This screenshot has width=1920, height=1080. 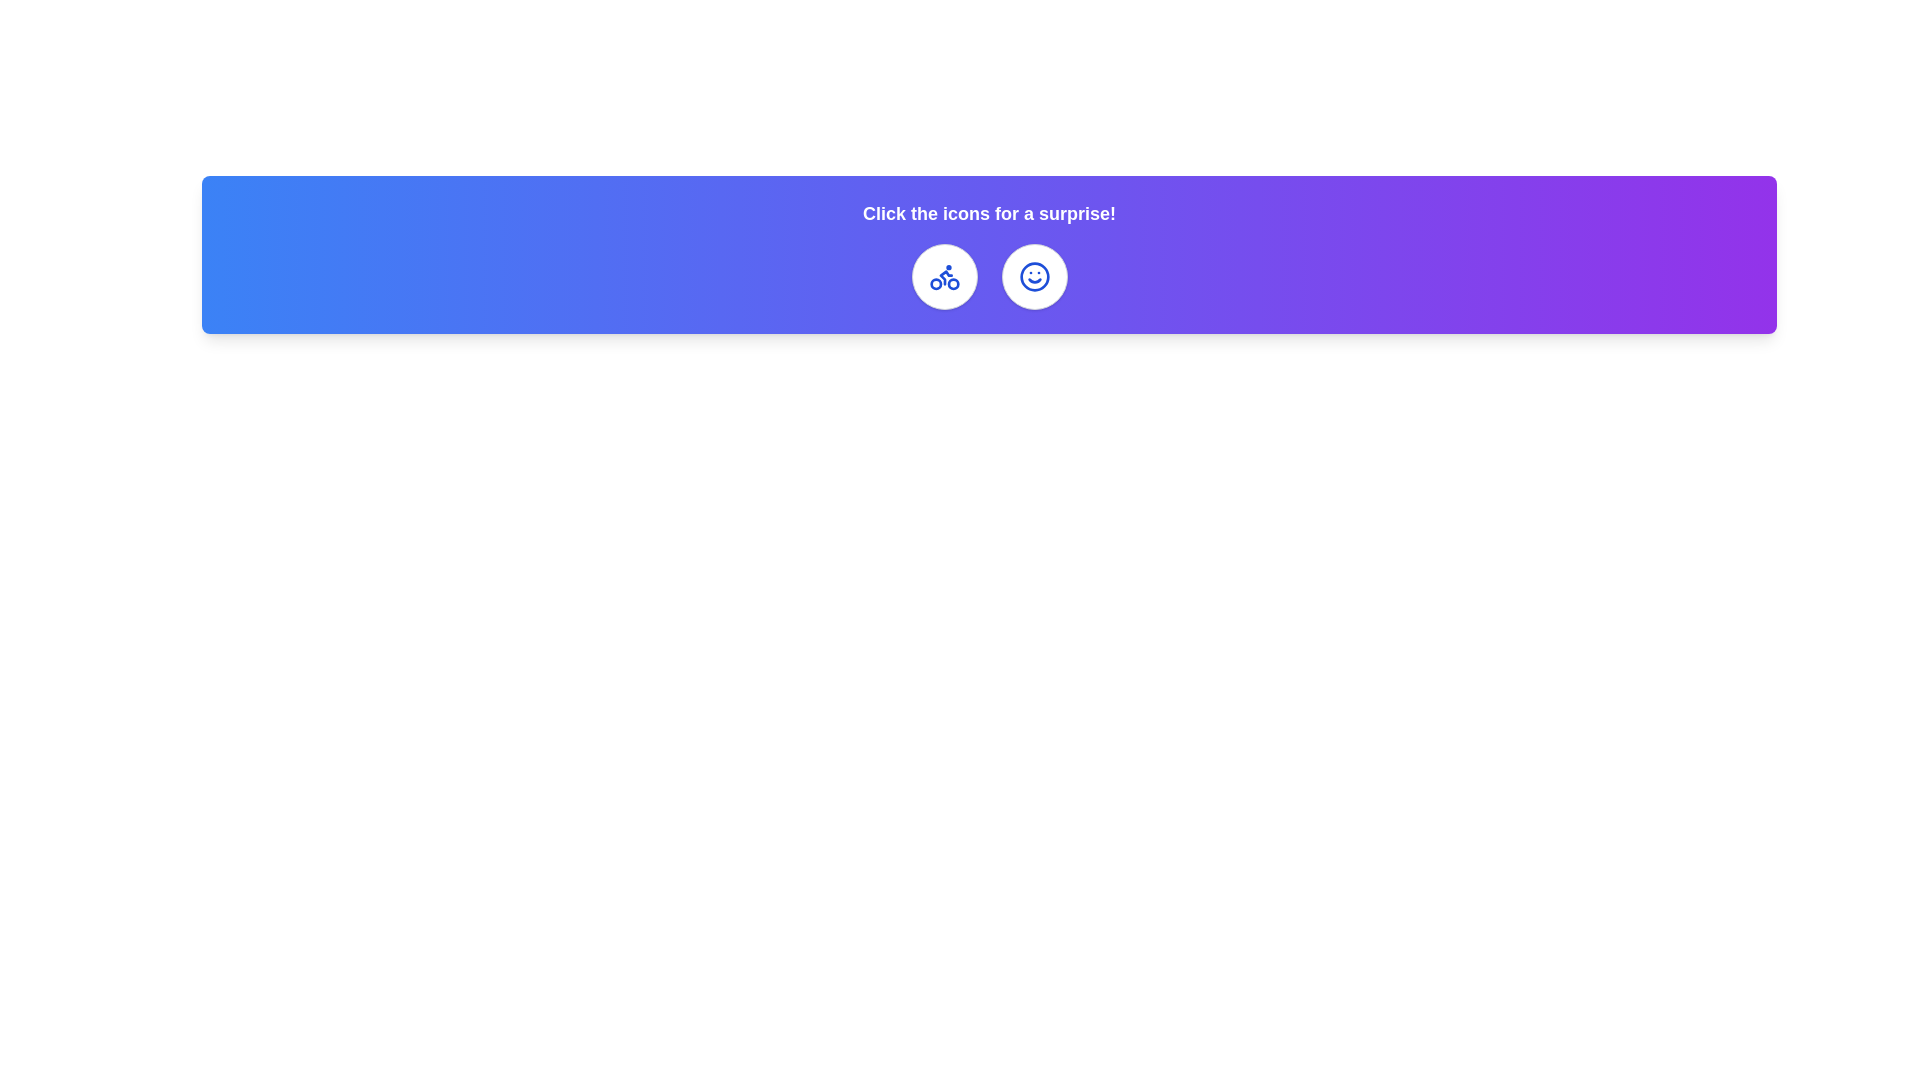 What do you see at coordinates (952, 284) in the screenshot?
I see `the small blue and white circle that represents the rear wheel of the bicycle icon located at the center of the interface` at bounding box center [952, 284].